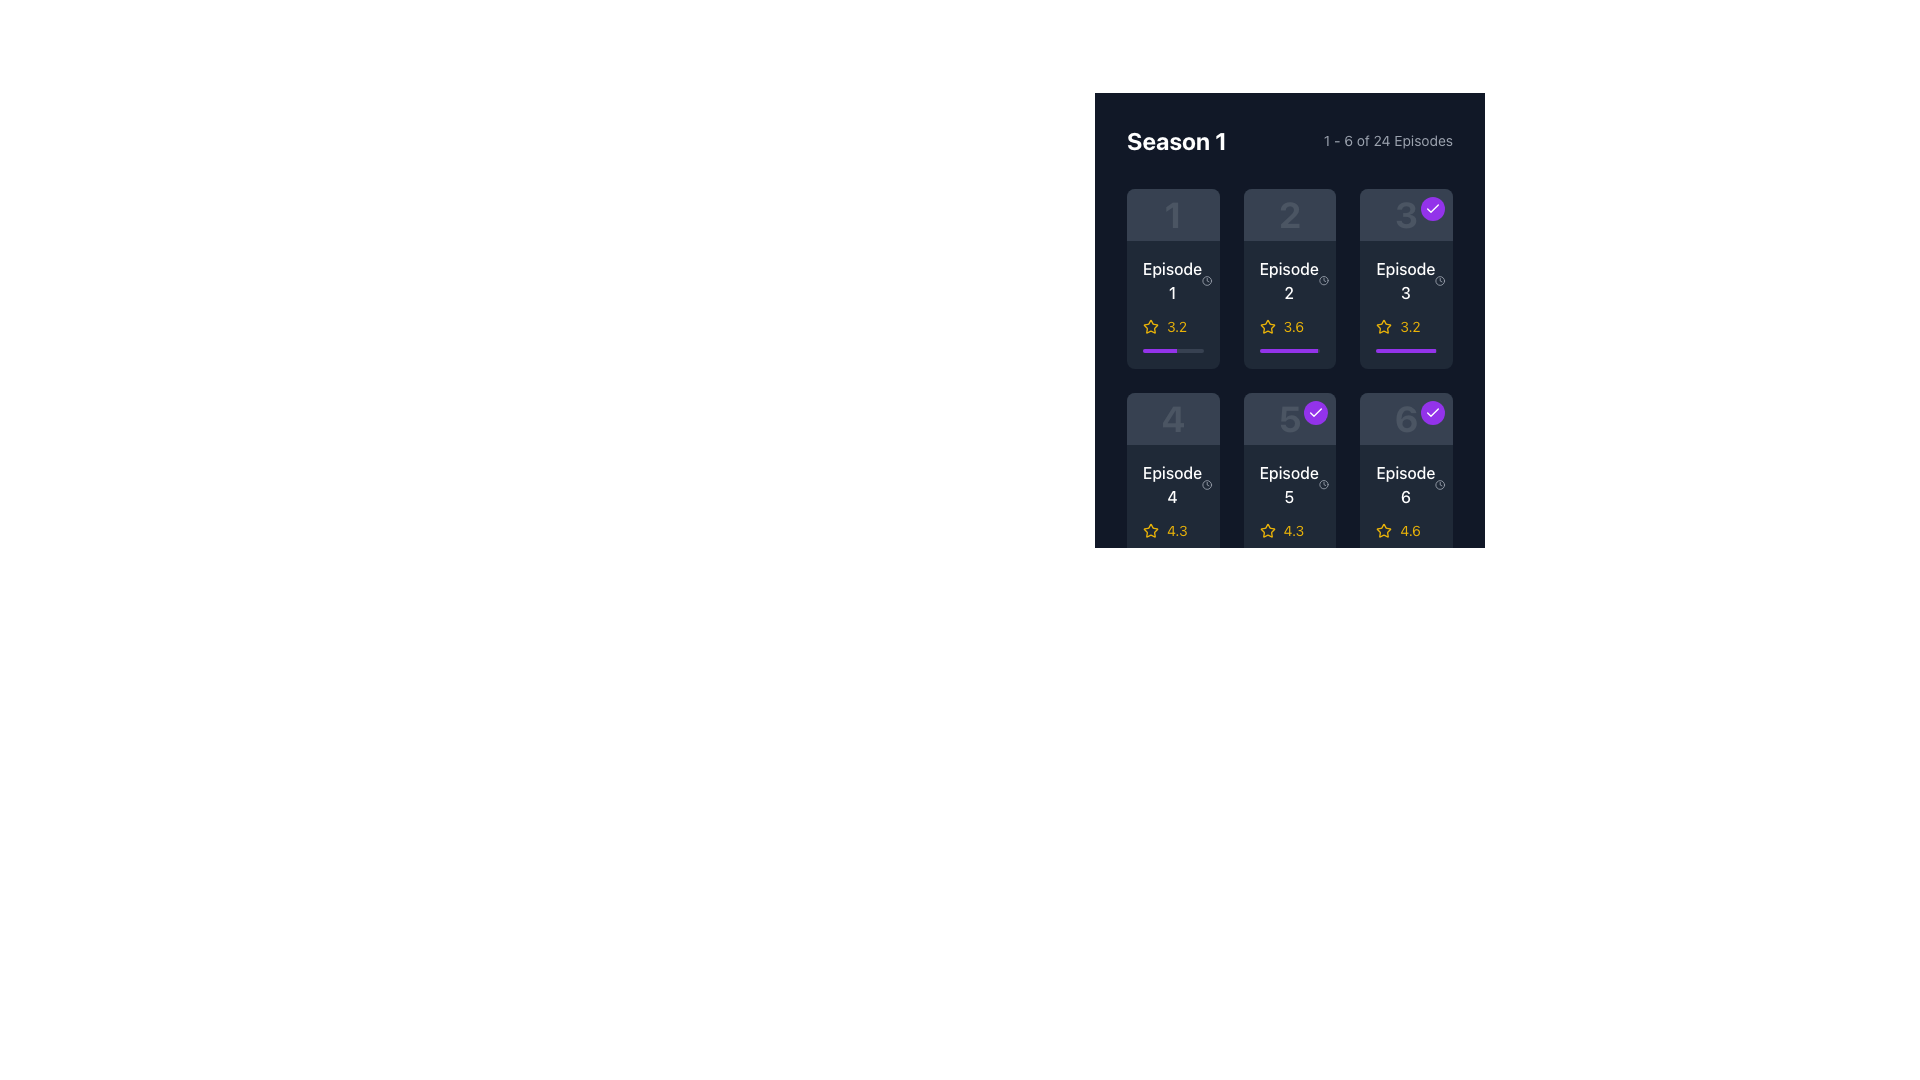 The height and width of the screenshot is (1080, 1920). Describe the element at coordinates (1288, 350) in the screenshot. I see `the vivid purple progress bar segment located in the second row, second column card of the episode grid, beneath the rating text` at that location.